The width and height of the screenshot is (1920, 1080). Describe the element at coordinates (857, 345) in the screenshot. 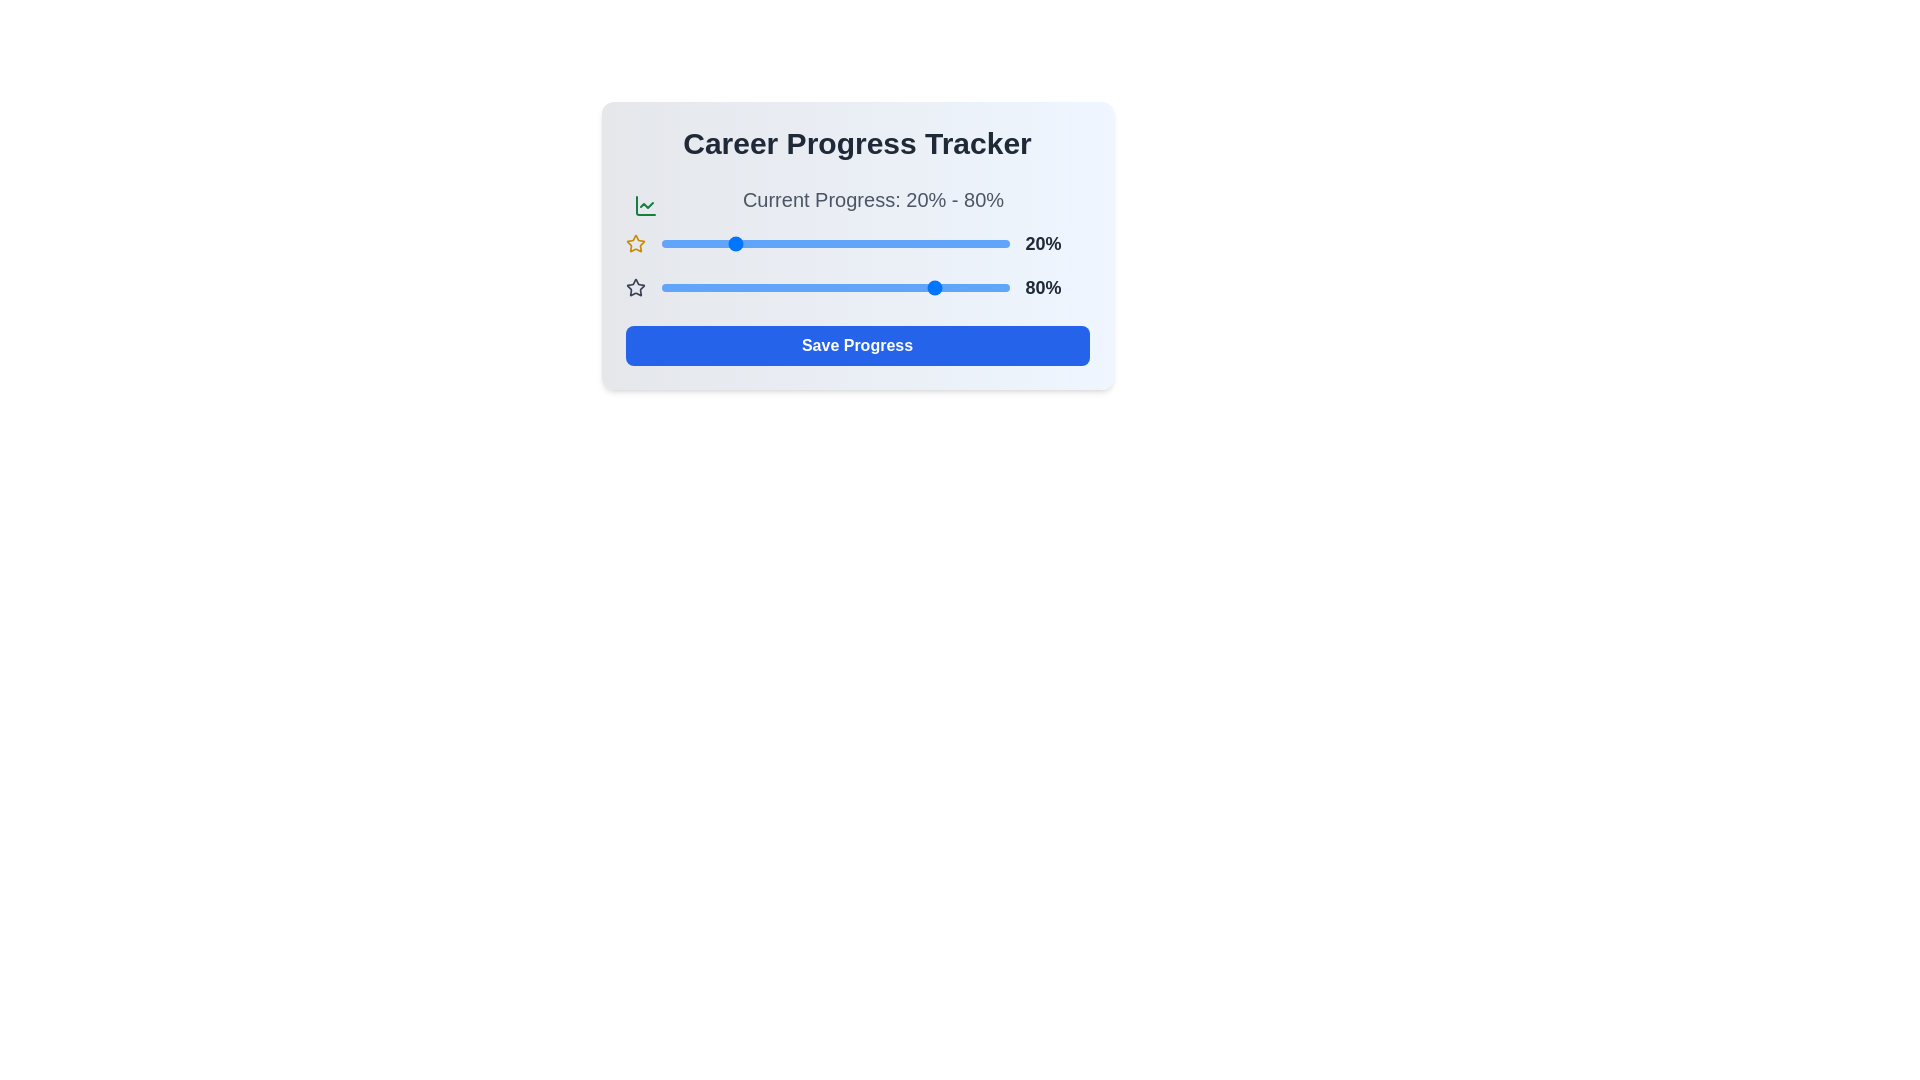

I see `'Save Progress' button to save the current progress` at that location.